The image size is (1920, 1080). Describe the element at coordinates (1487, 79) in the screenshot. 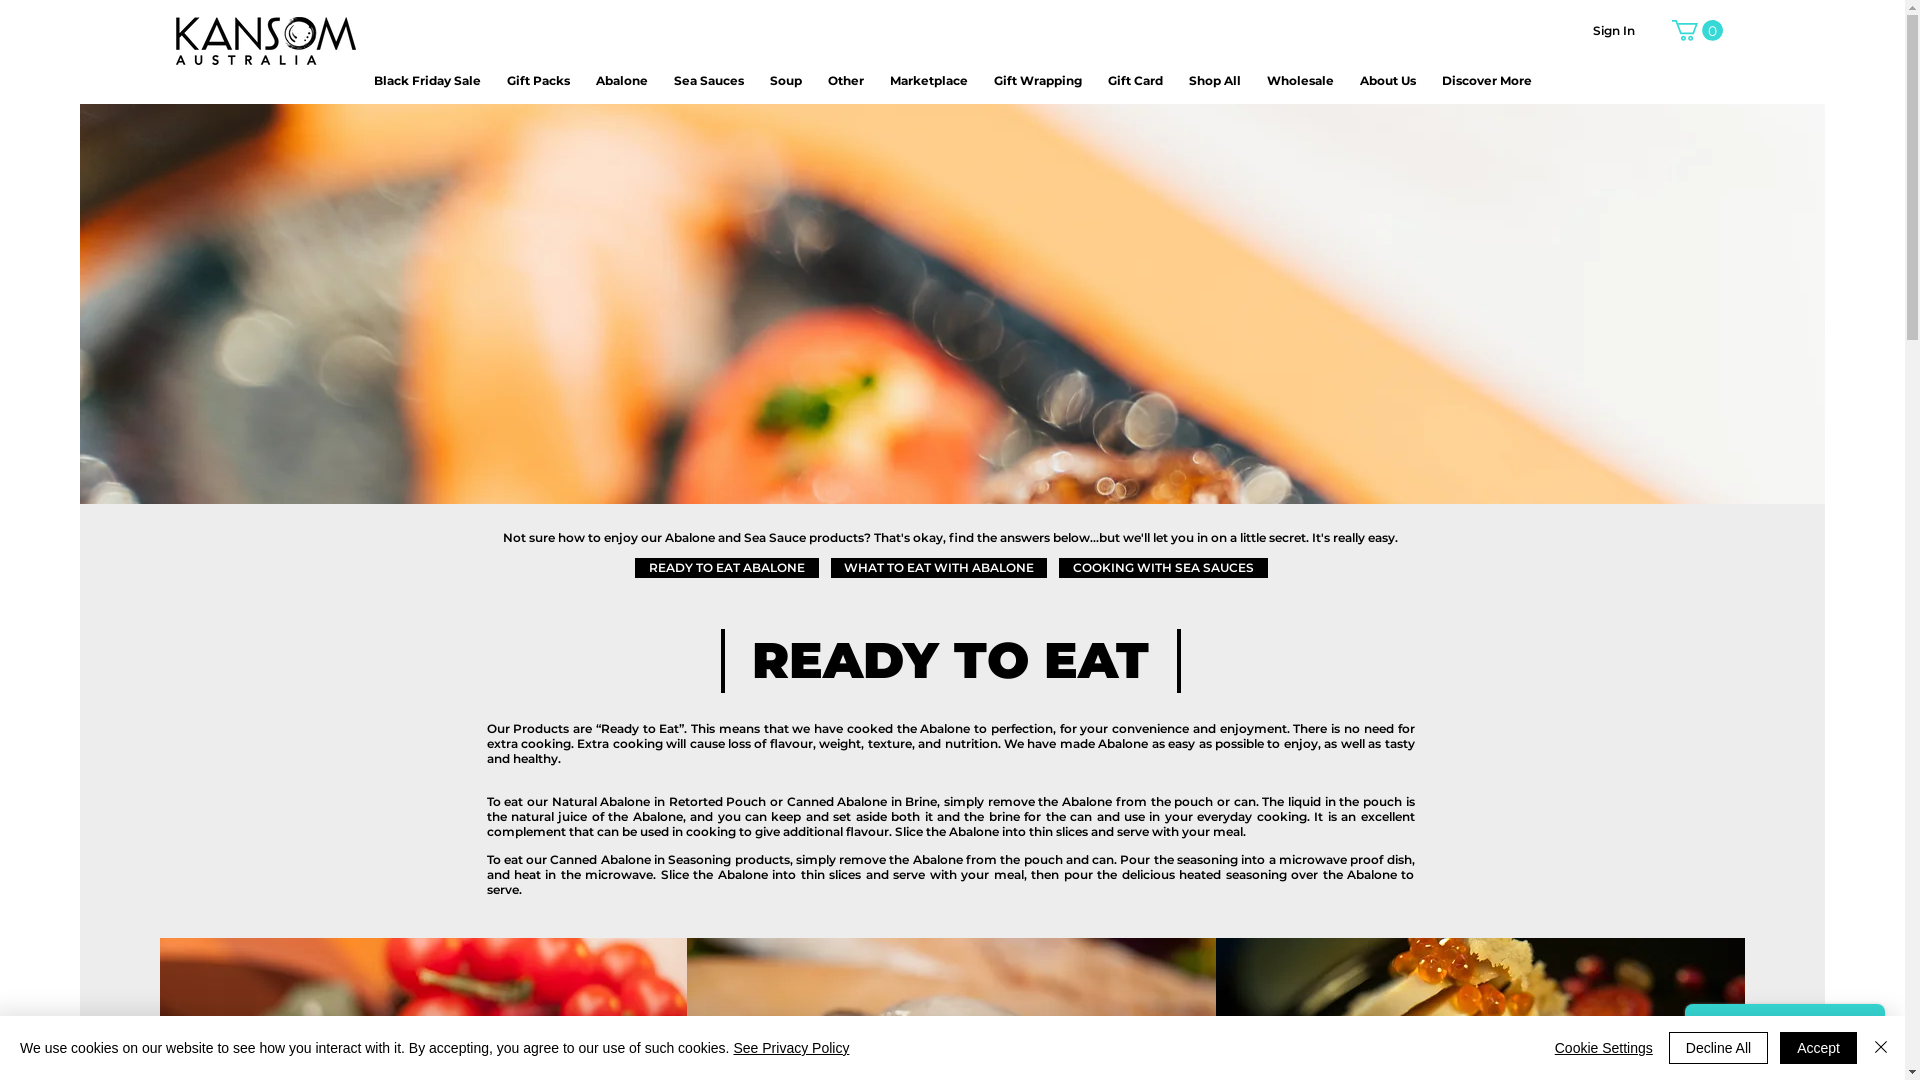

I see `'Discover More'` at that location.